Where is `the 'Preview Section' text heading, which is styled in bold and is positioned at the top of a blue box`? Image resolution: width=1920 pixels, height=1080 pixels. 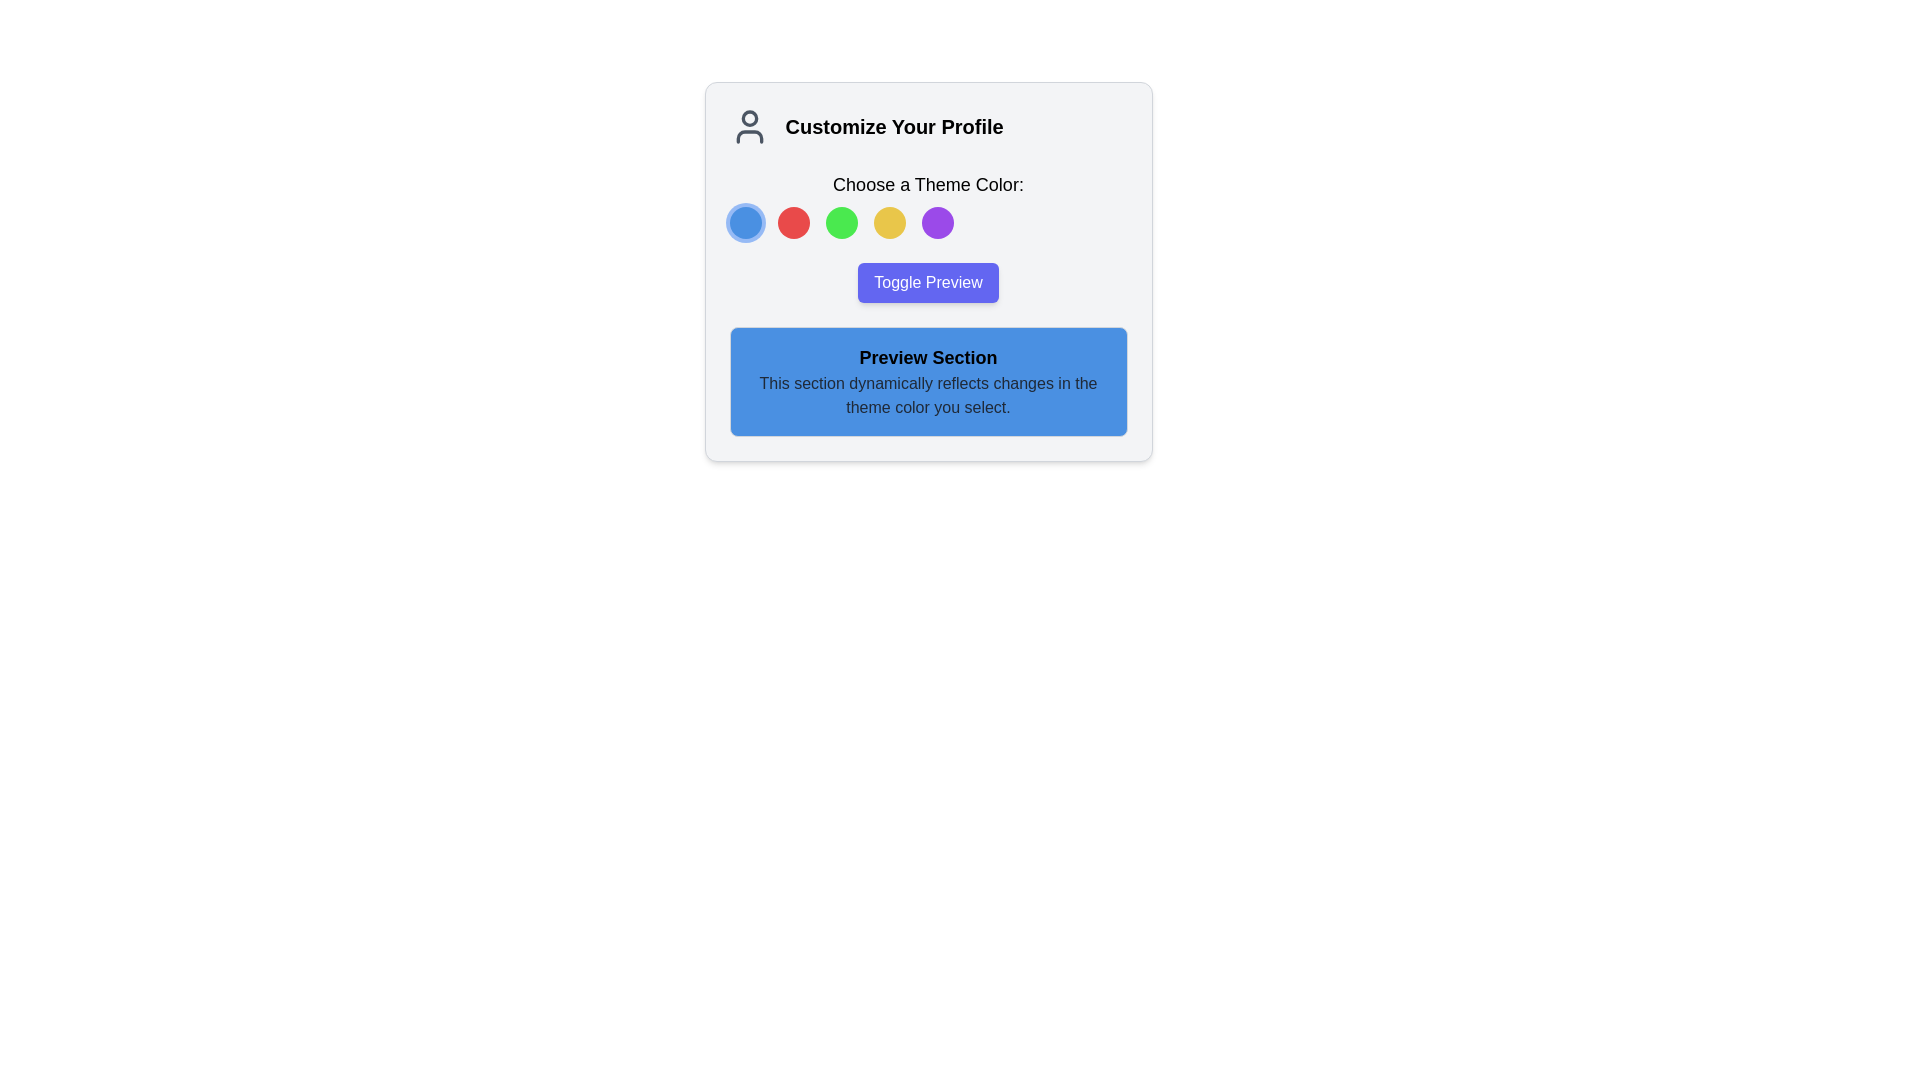
the 'Preview Section' text heading, which is styled in bold and is positioned at the top of a blue box is located at coordinates (927, 357).